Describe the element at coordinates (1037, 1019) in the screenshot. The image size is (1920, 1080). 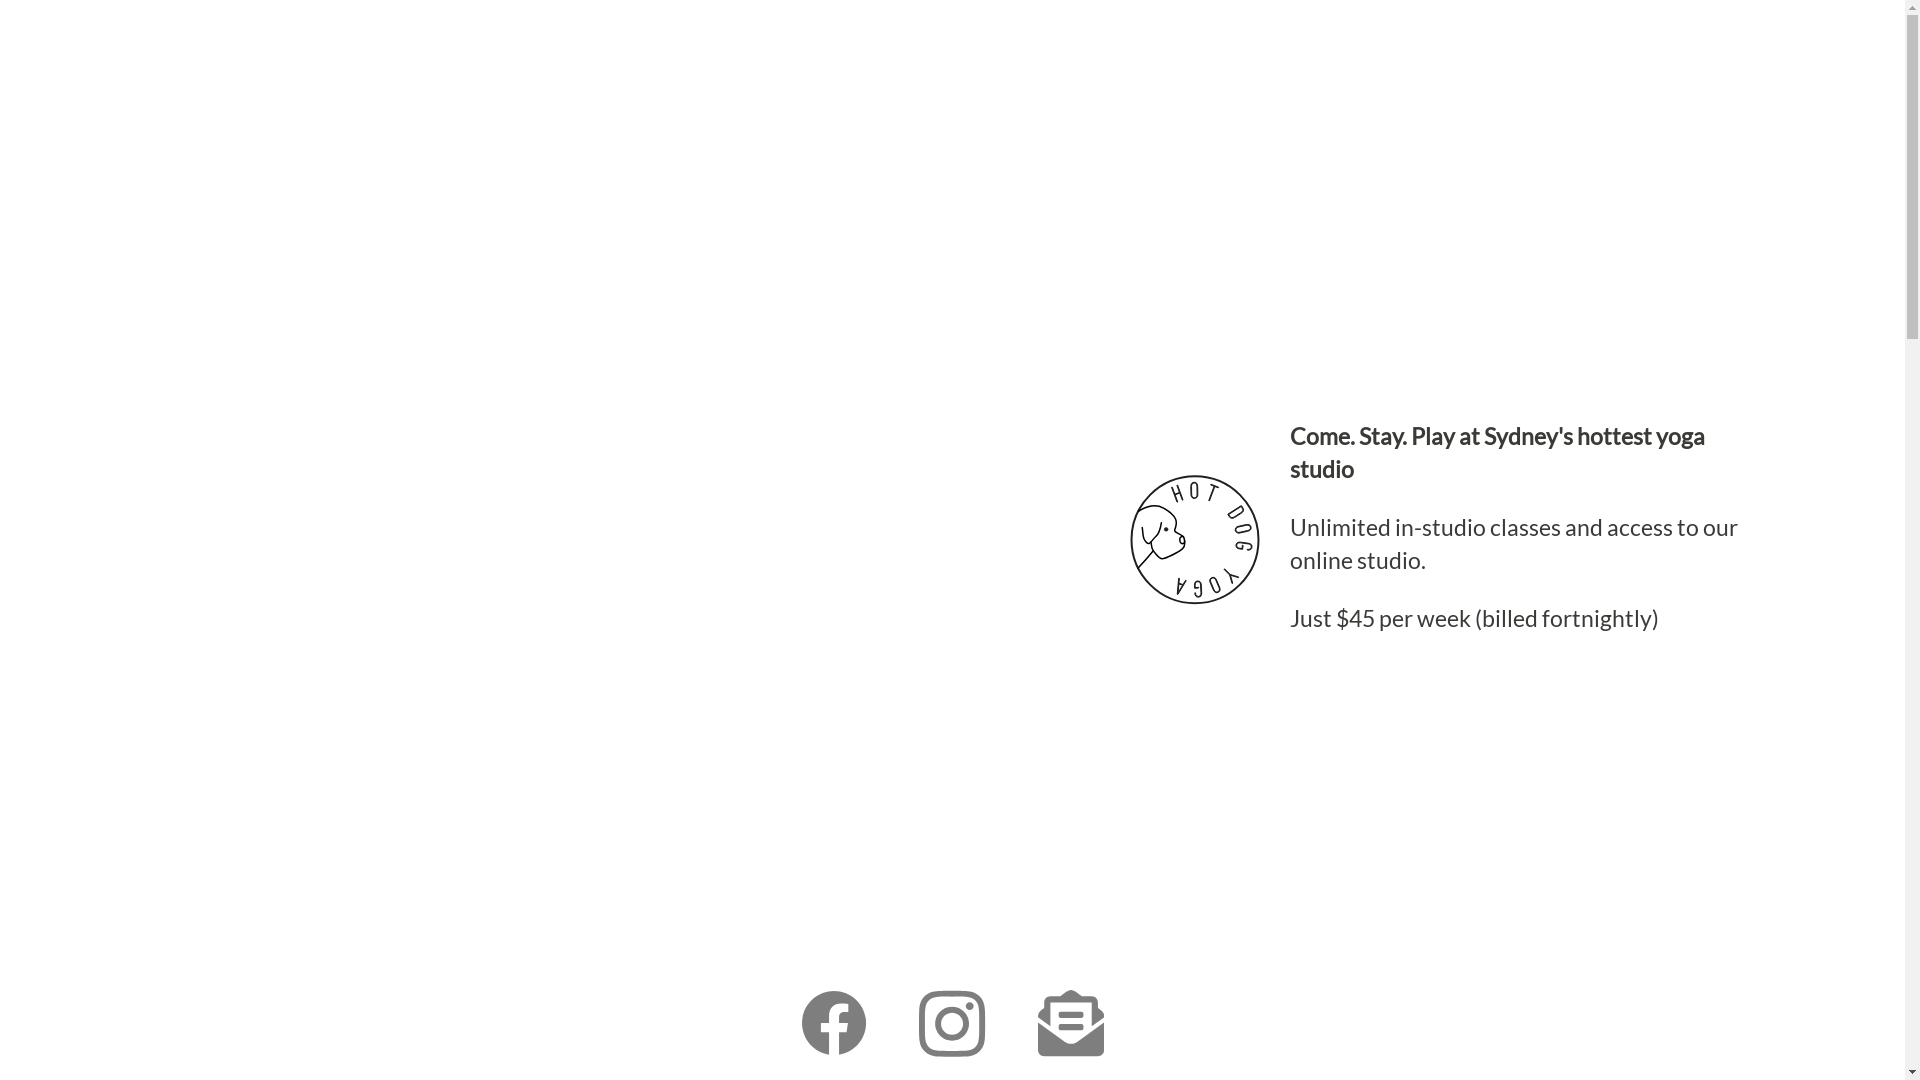
I see `'Email Hot Dog Yoga'` at that location.